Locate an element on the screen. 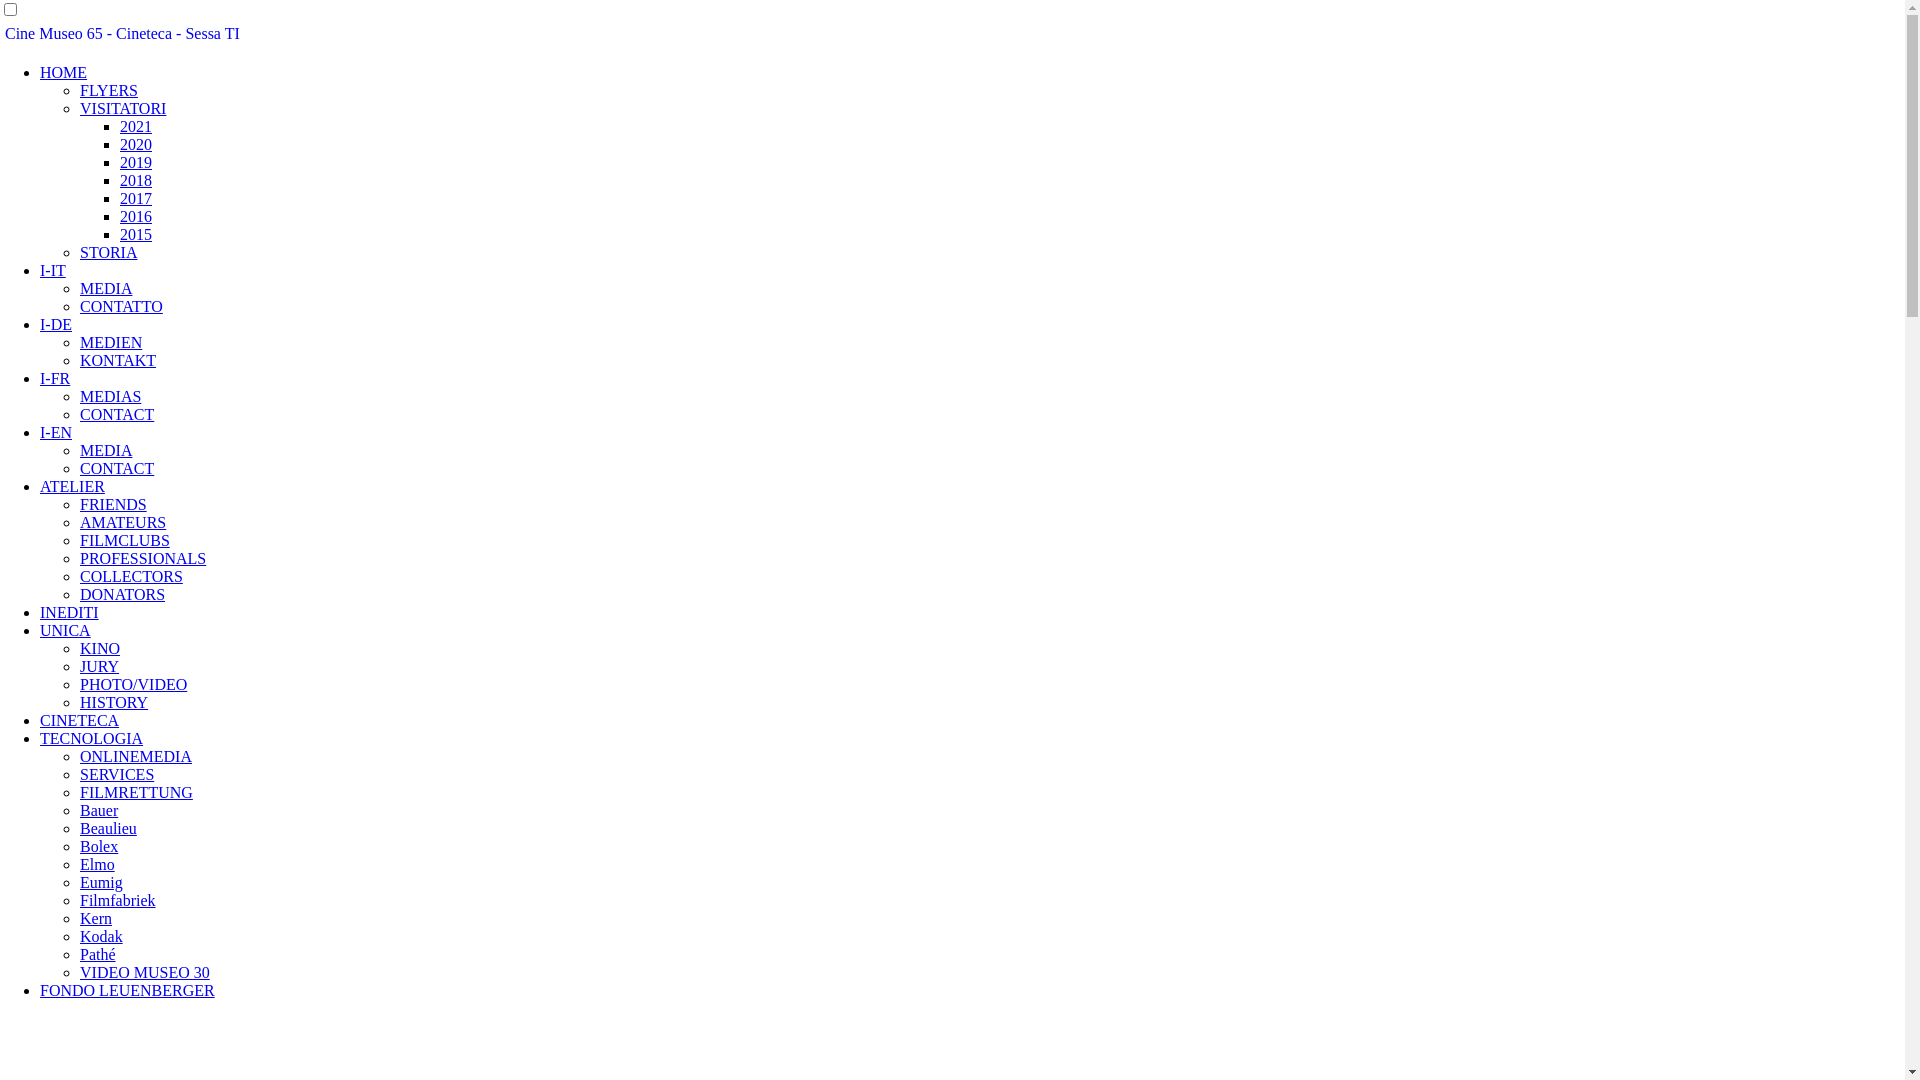 Image resolution: width=1920 pixels, height=1080 pixels. 'MEDIAS' is located at coordinates (109, 396).